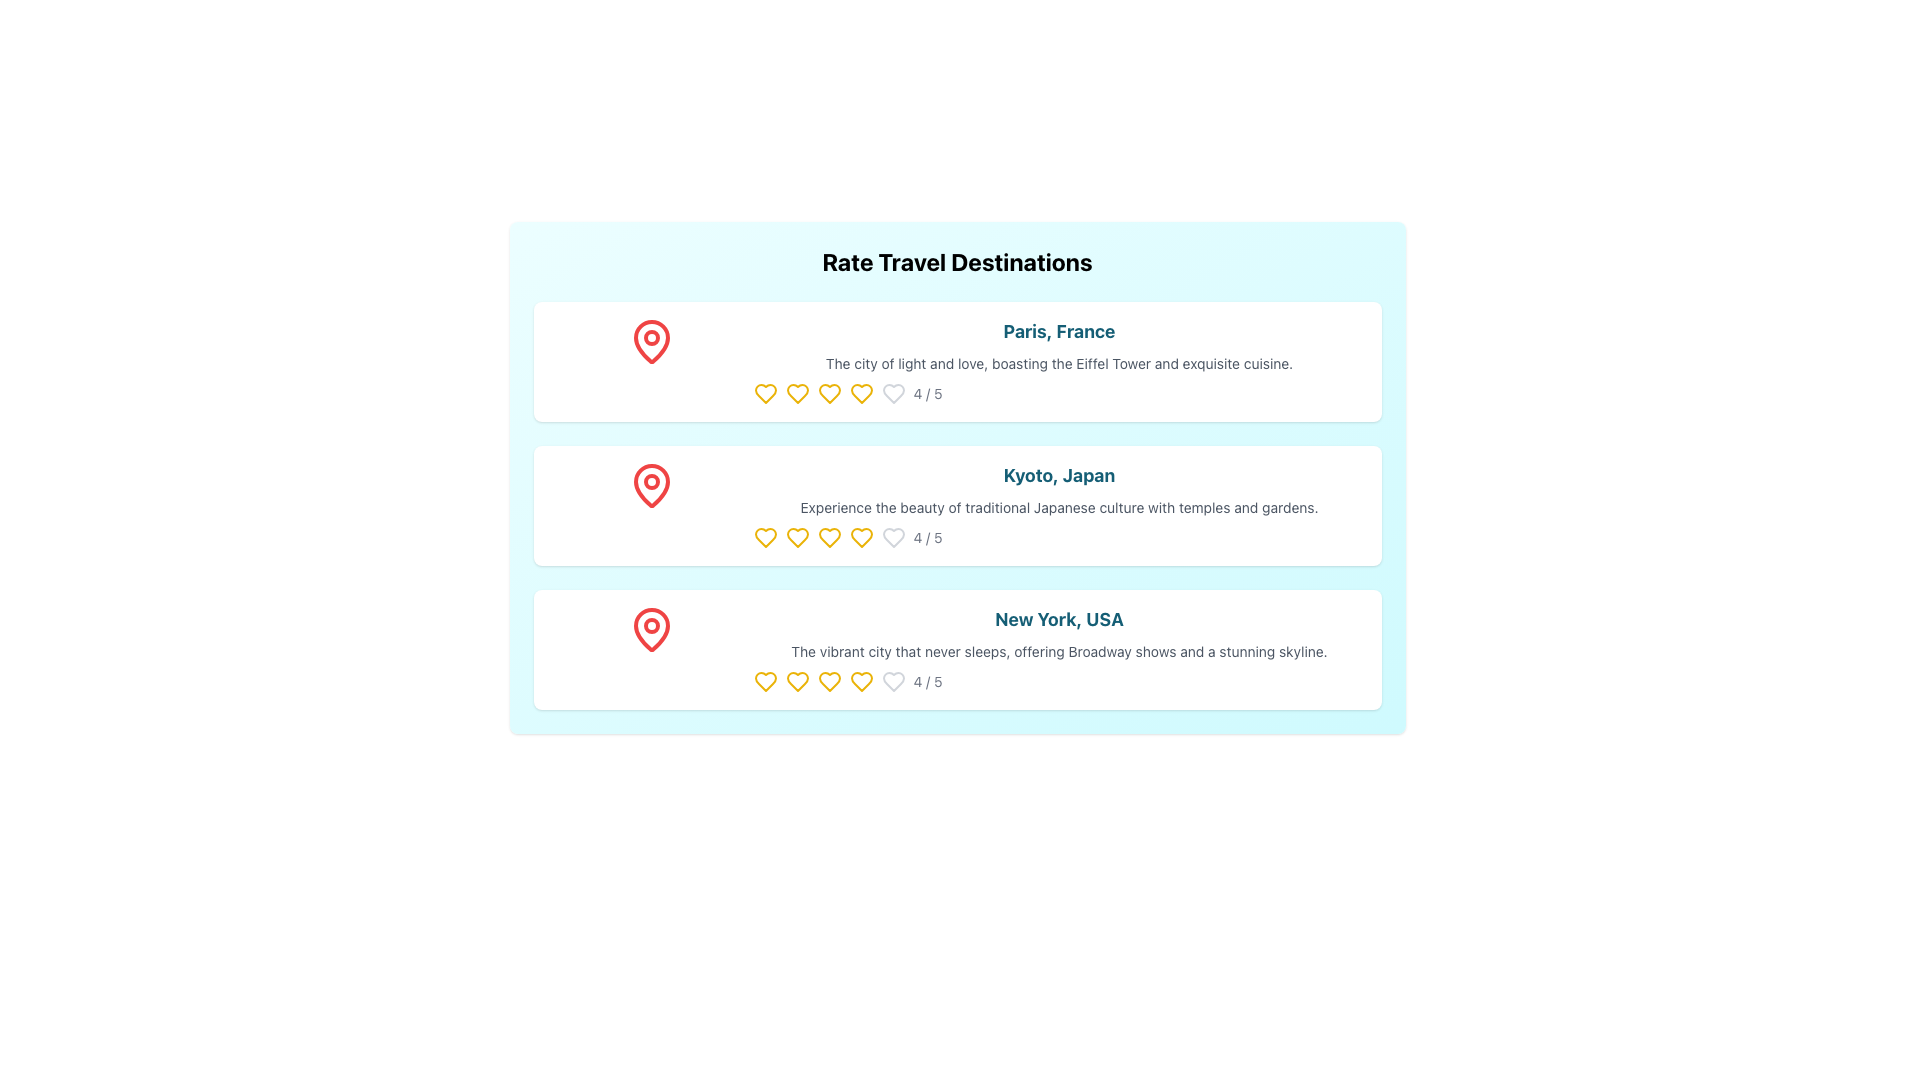  Describe the element at coordinates (892, 393) in the screenshot. I see `the interactive heart icon button styled in gray` at that location.